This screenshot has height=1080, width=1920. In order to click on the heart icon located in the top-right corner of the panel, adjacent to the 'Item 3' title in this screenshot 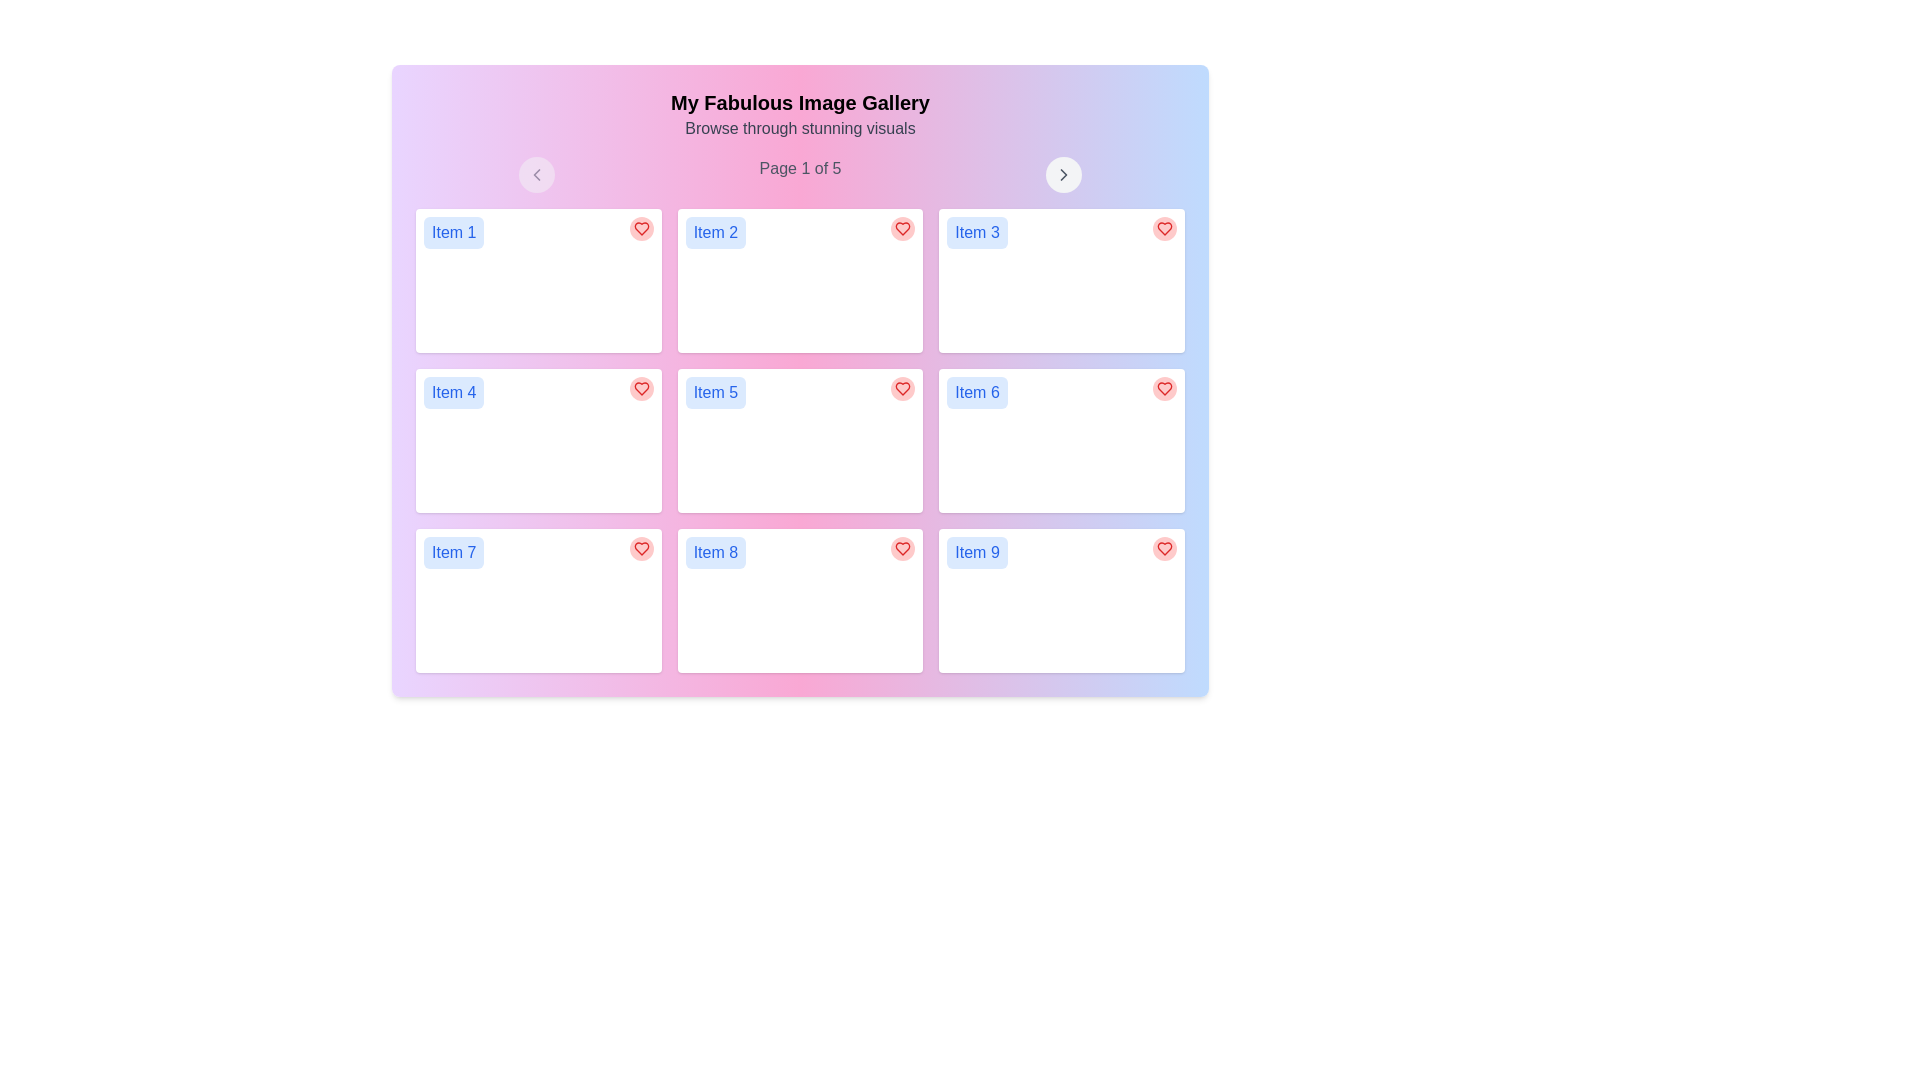, I will do `click(1165, 227)`.